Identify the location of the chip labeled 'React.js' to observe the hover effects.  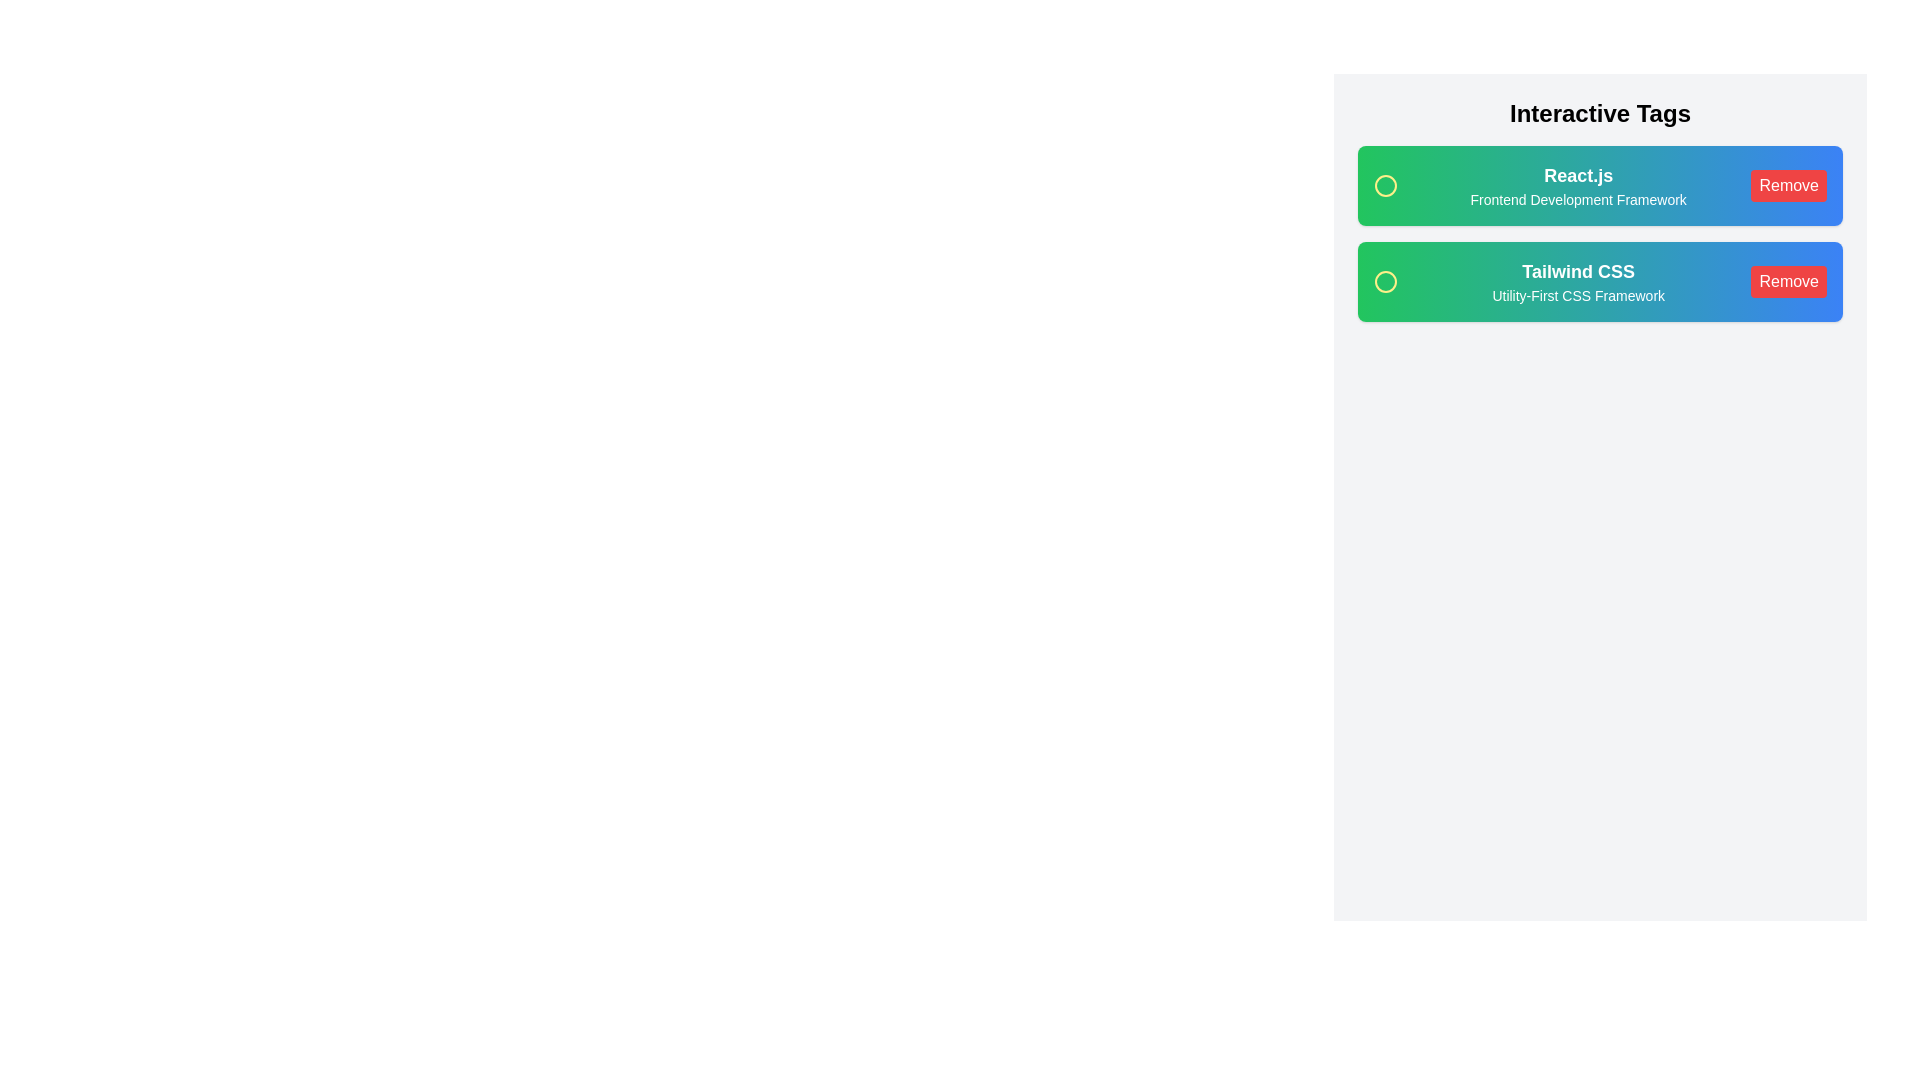
(1598, 185).